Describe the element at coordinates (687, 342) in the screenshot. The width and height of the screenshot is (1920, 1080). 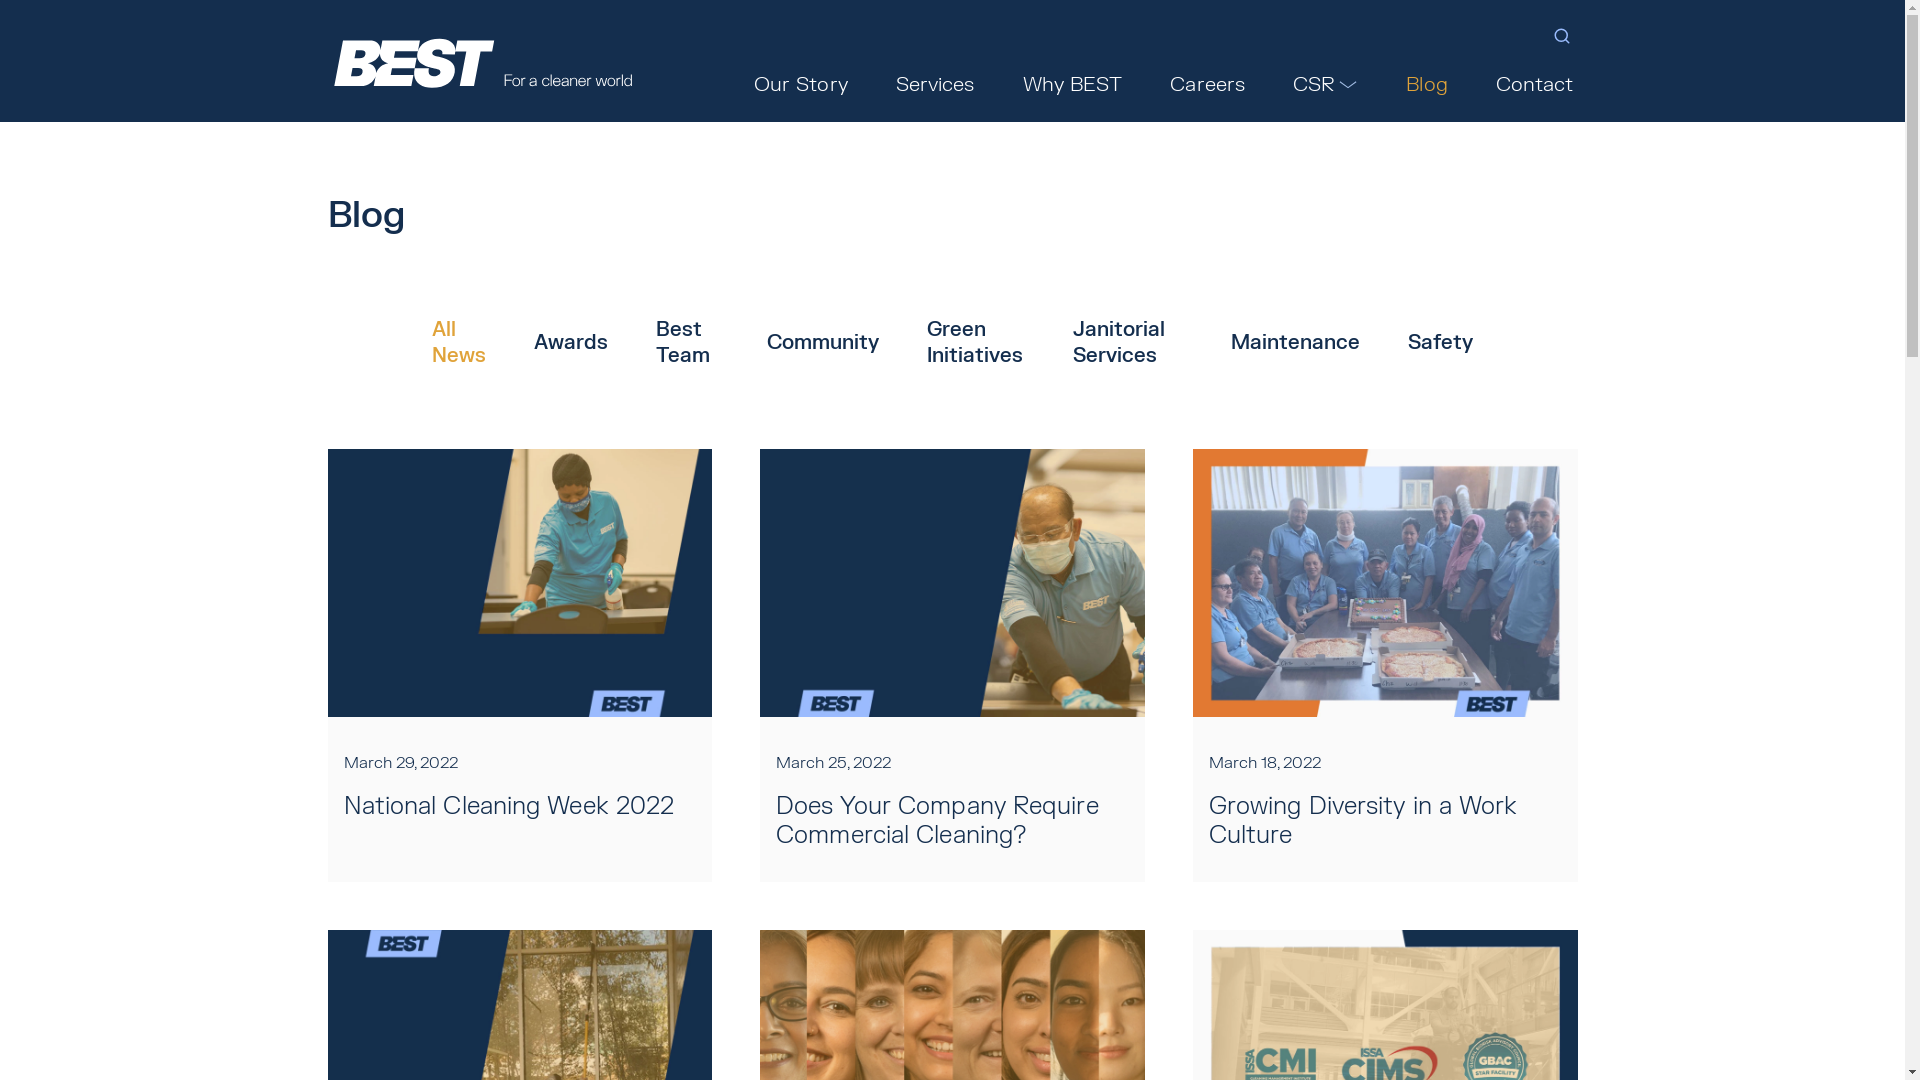
I see `'Best Team'` at that location.